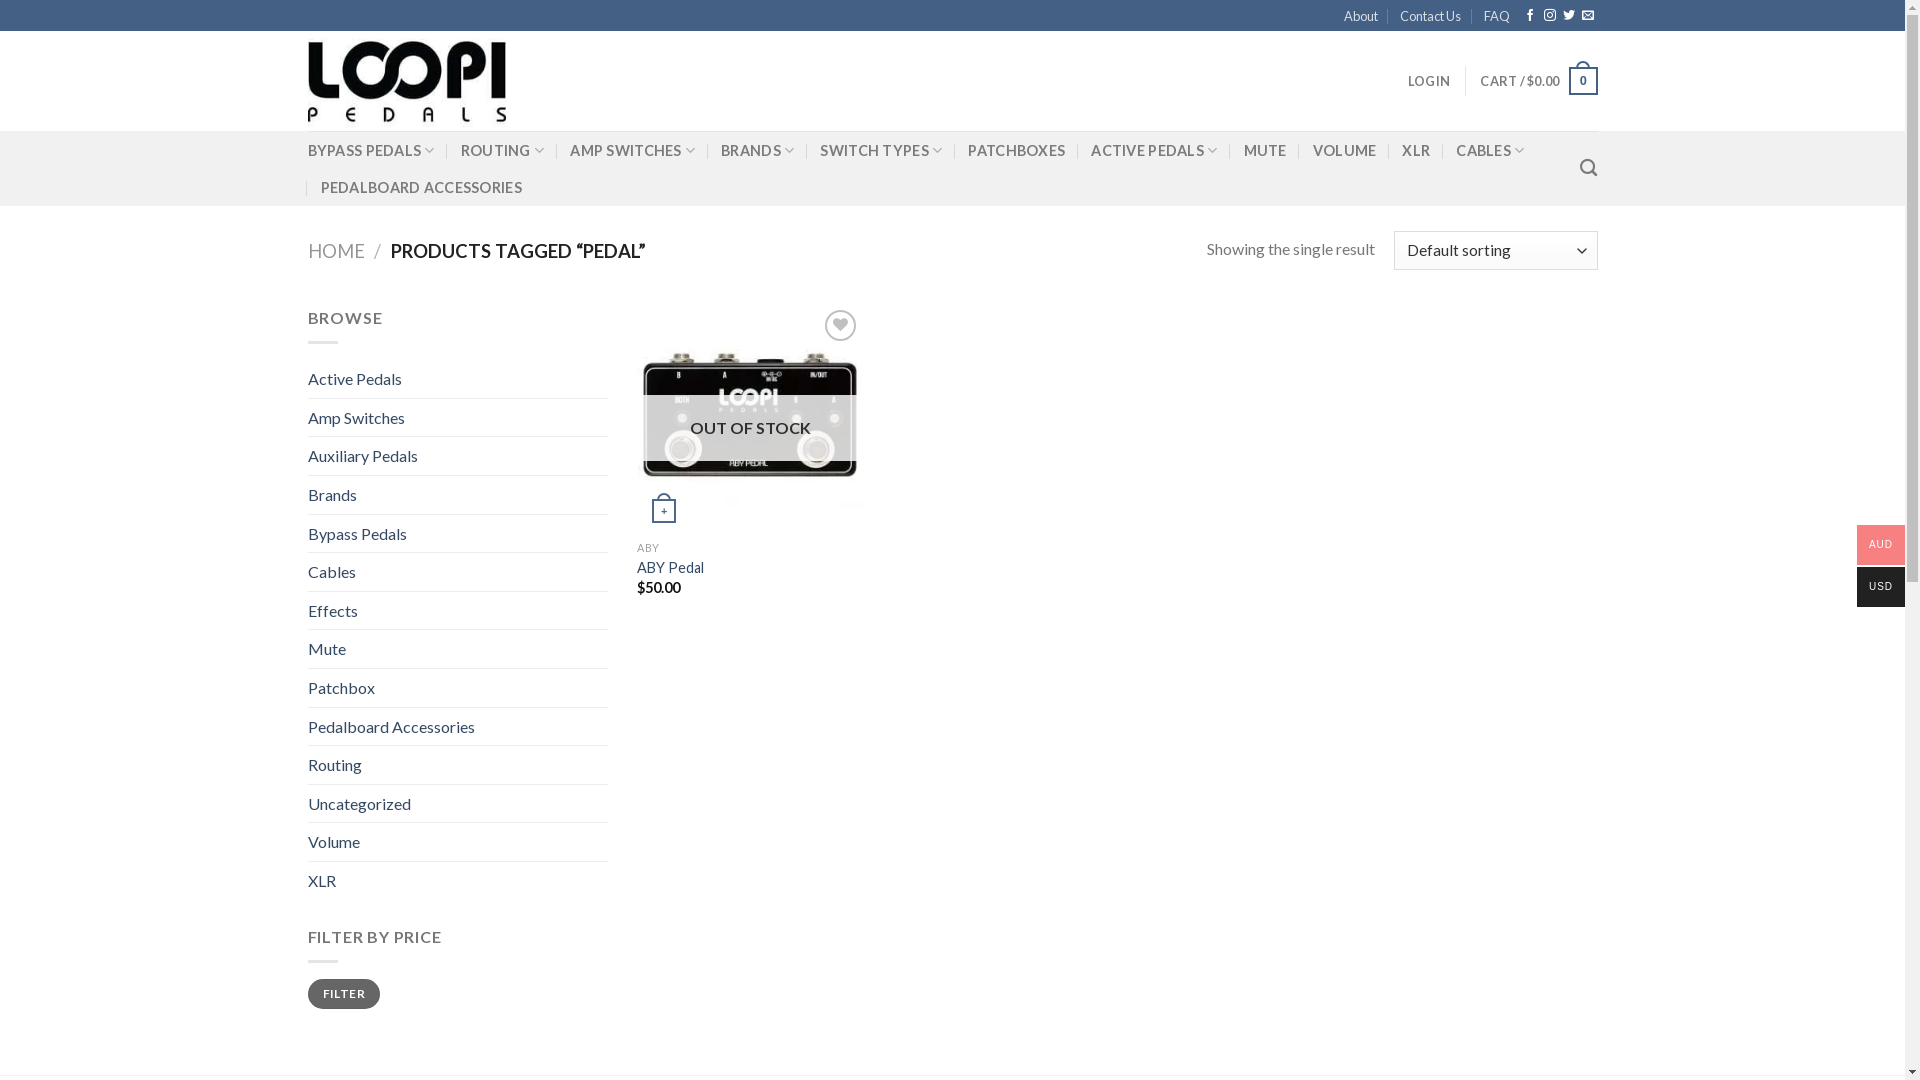 Image resolution: width=1920 pixels, height=1080 pixels. Describe the element at coordinates (1153, 149) in the screenshot. I see `'ACTIVE PEDALS'` at that location.